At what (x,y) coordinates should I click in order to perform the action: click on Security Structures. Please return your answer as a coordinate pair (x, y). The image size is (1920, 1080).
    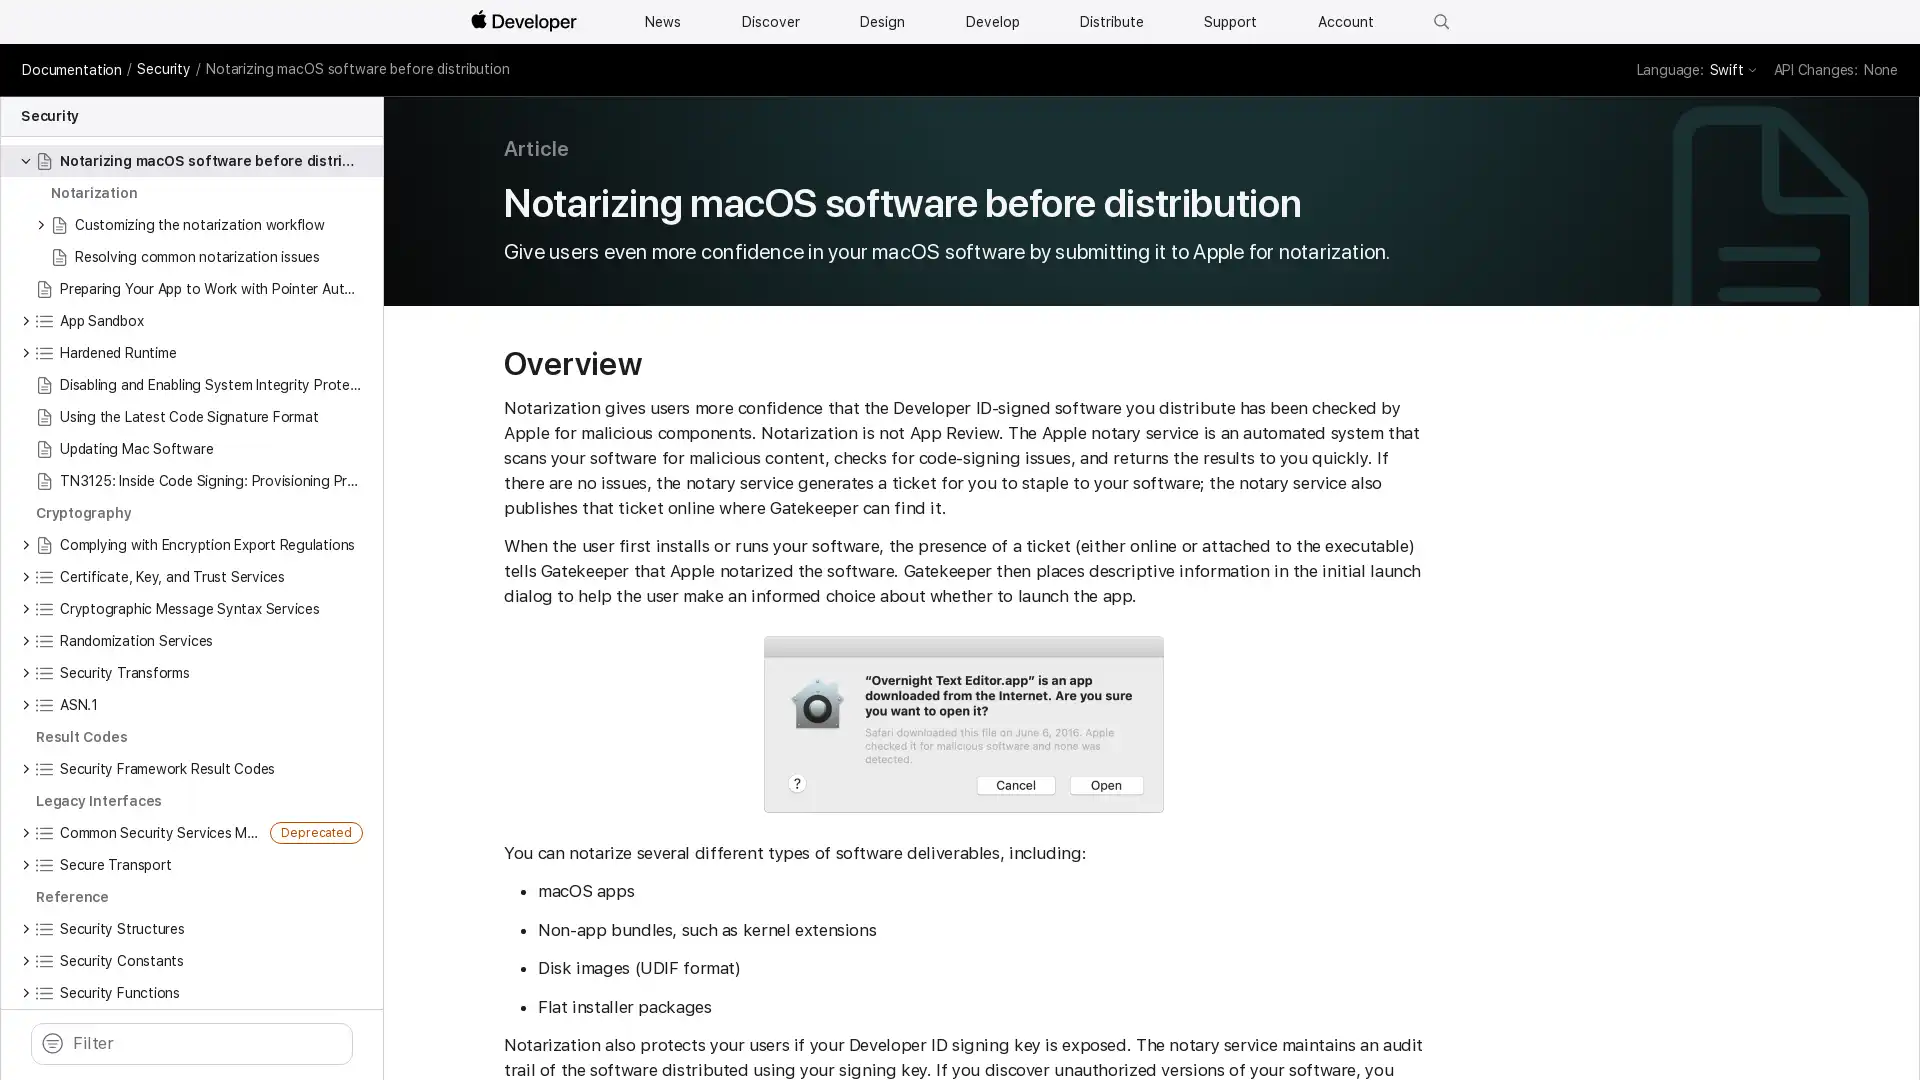
    Looking at the image, I should click on (23, 941).